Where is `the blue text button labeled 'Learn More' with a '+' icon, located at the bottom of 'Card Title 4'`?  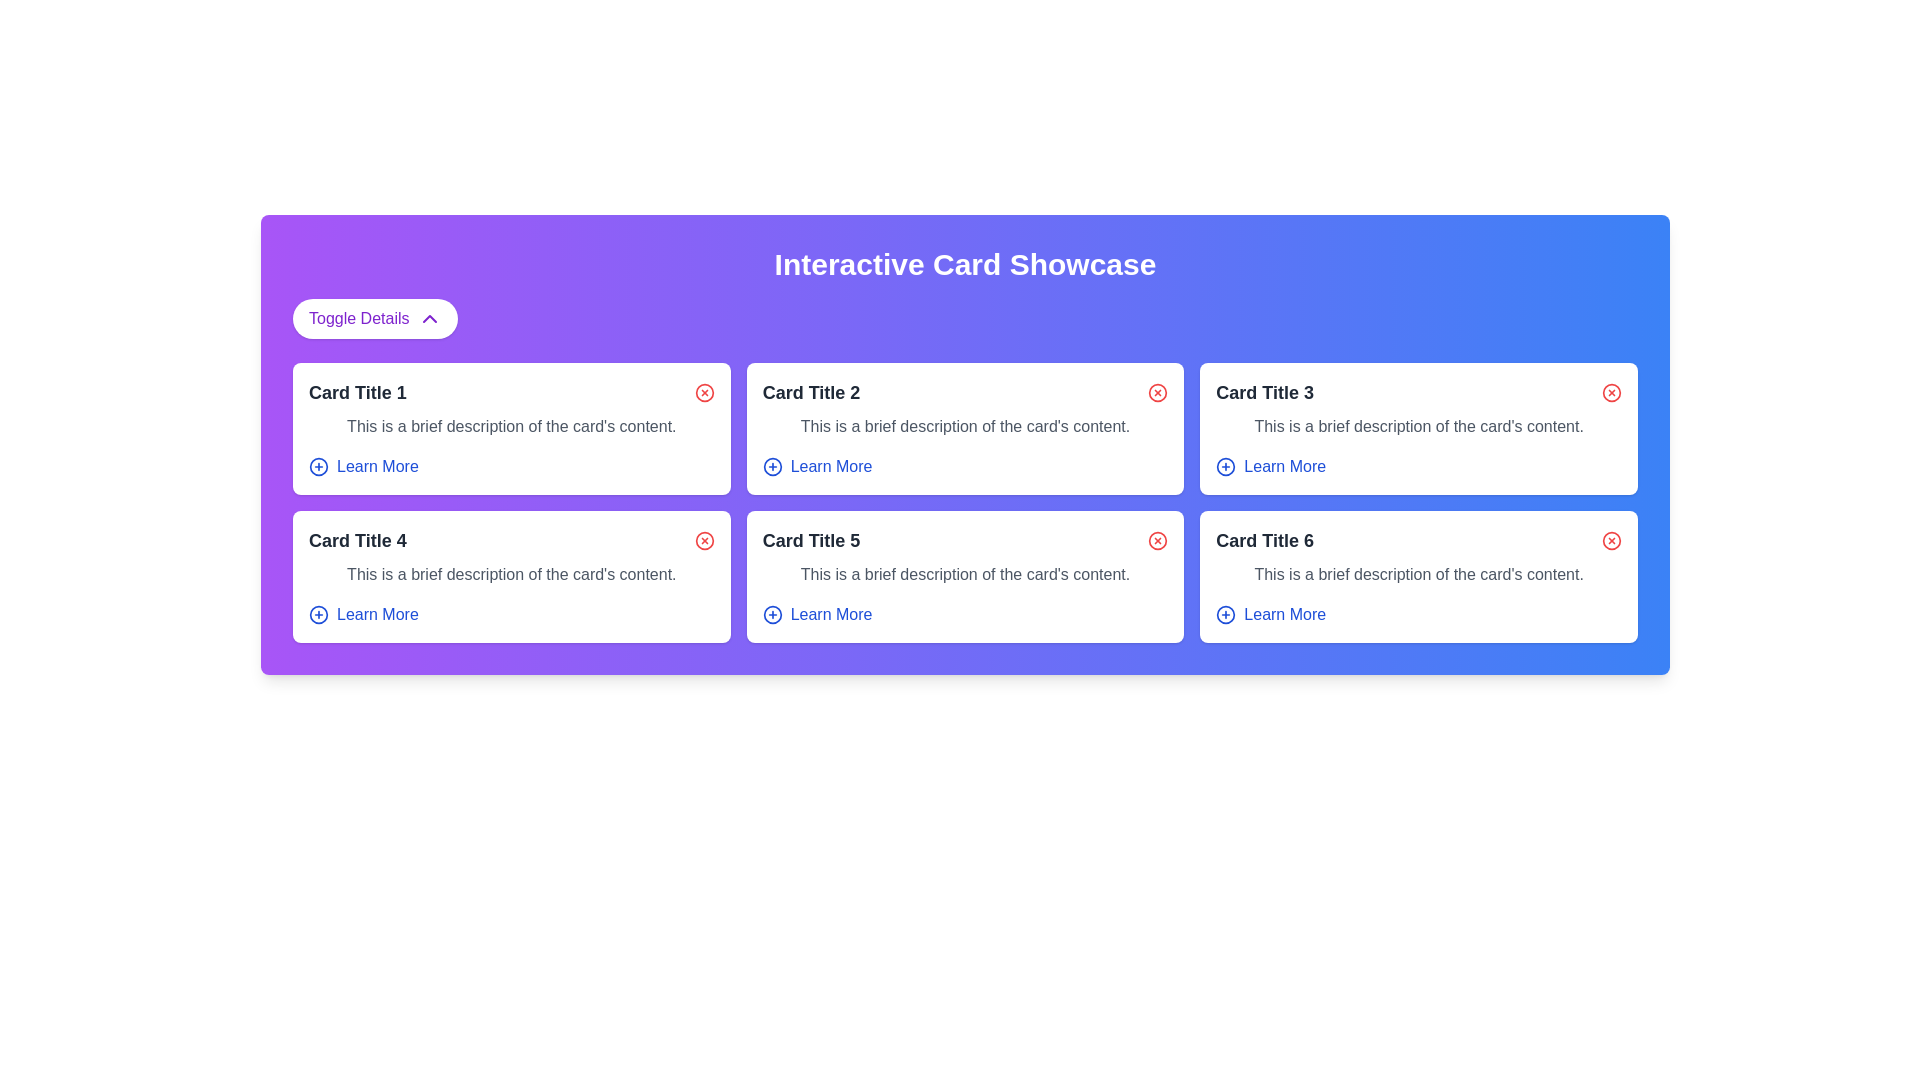 the blue text button labeled 'Learn More' with a '+' icon, located at the bottom of 'Card Title 4' is located at coordinates (363, 613).